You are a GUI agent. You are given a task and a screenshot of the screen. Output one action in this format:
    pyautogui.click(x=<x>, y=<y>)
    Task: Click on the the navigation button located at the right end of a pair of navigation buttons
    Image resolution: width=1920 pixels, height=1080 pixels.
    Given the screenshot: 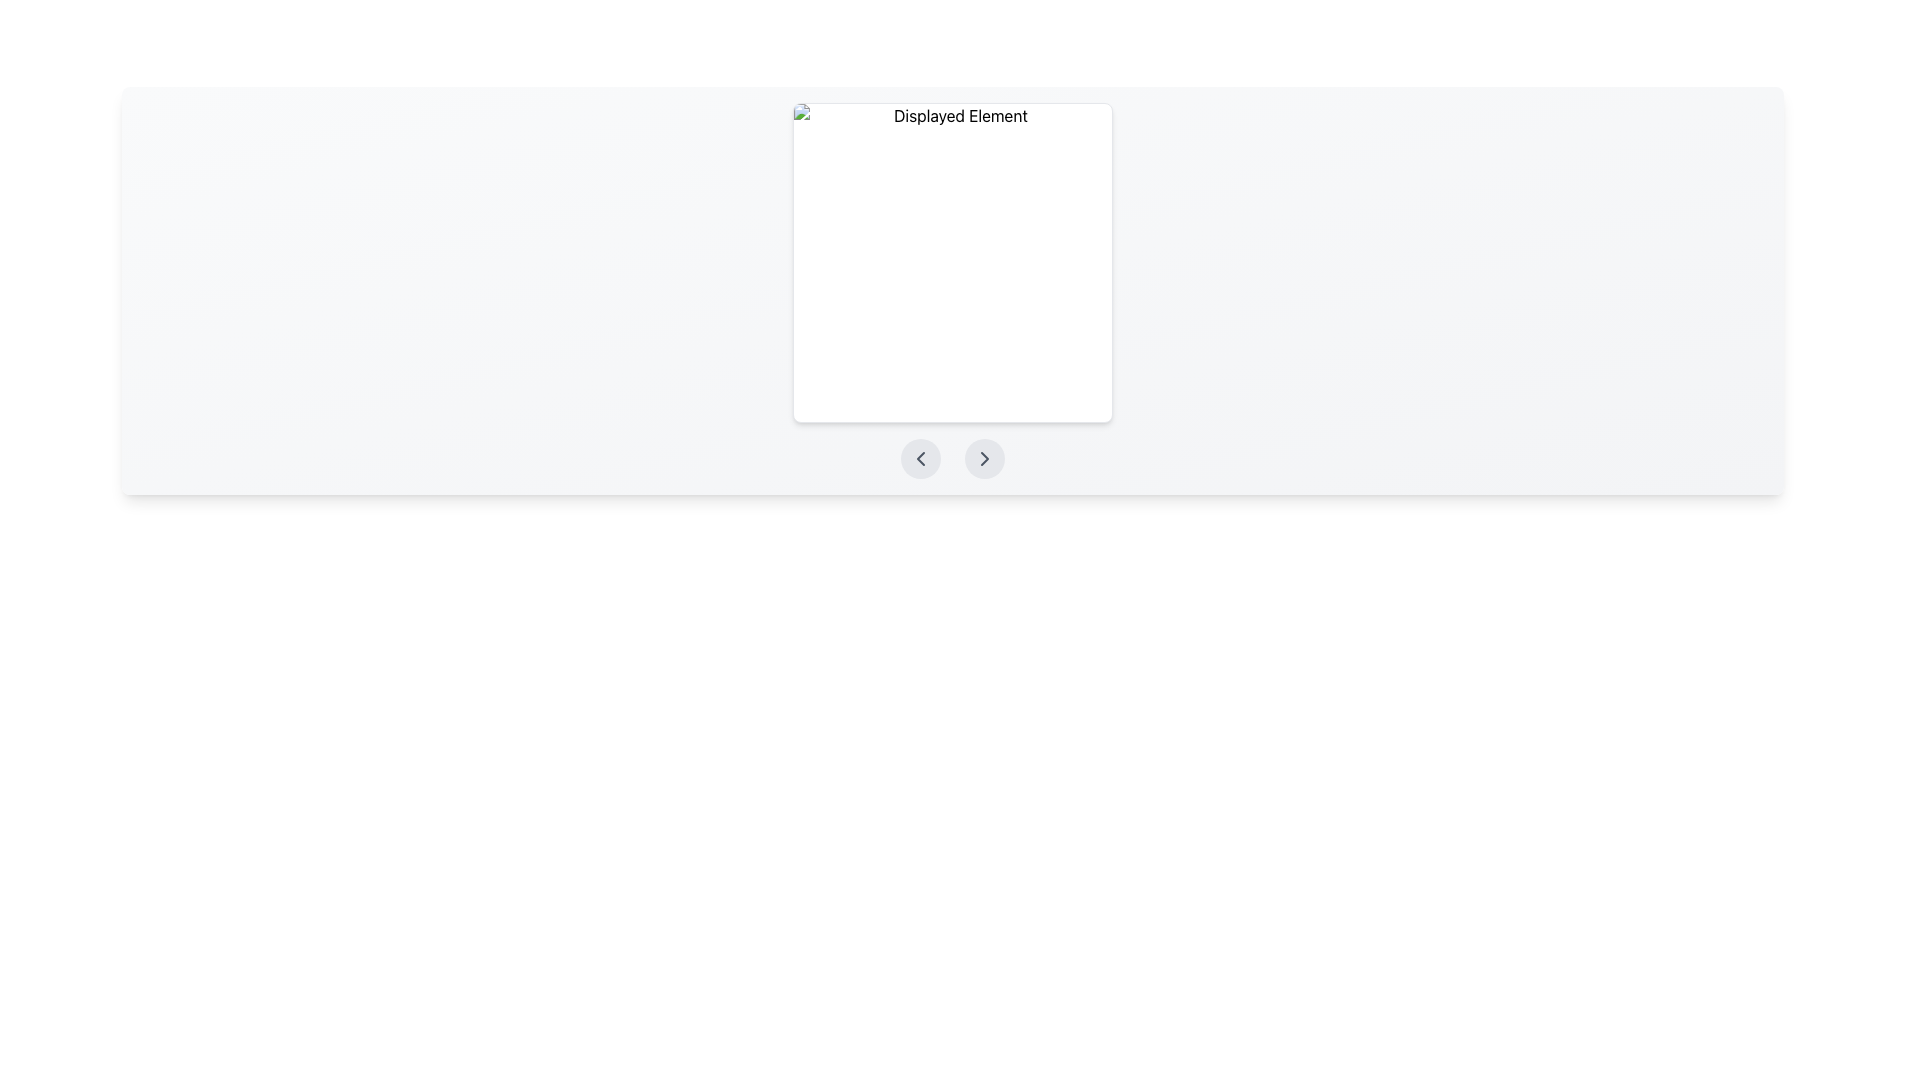 What is the action you would take?
    pyautogui.click(x=984, y=459)
    